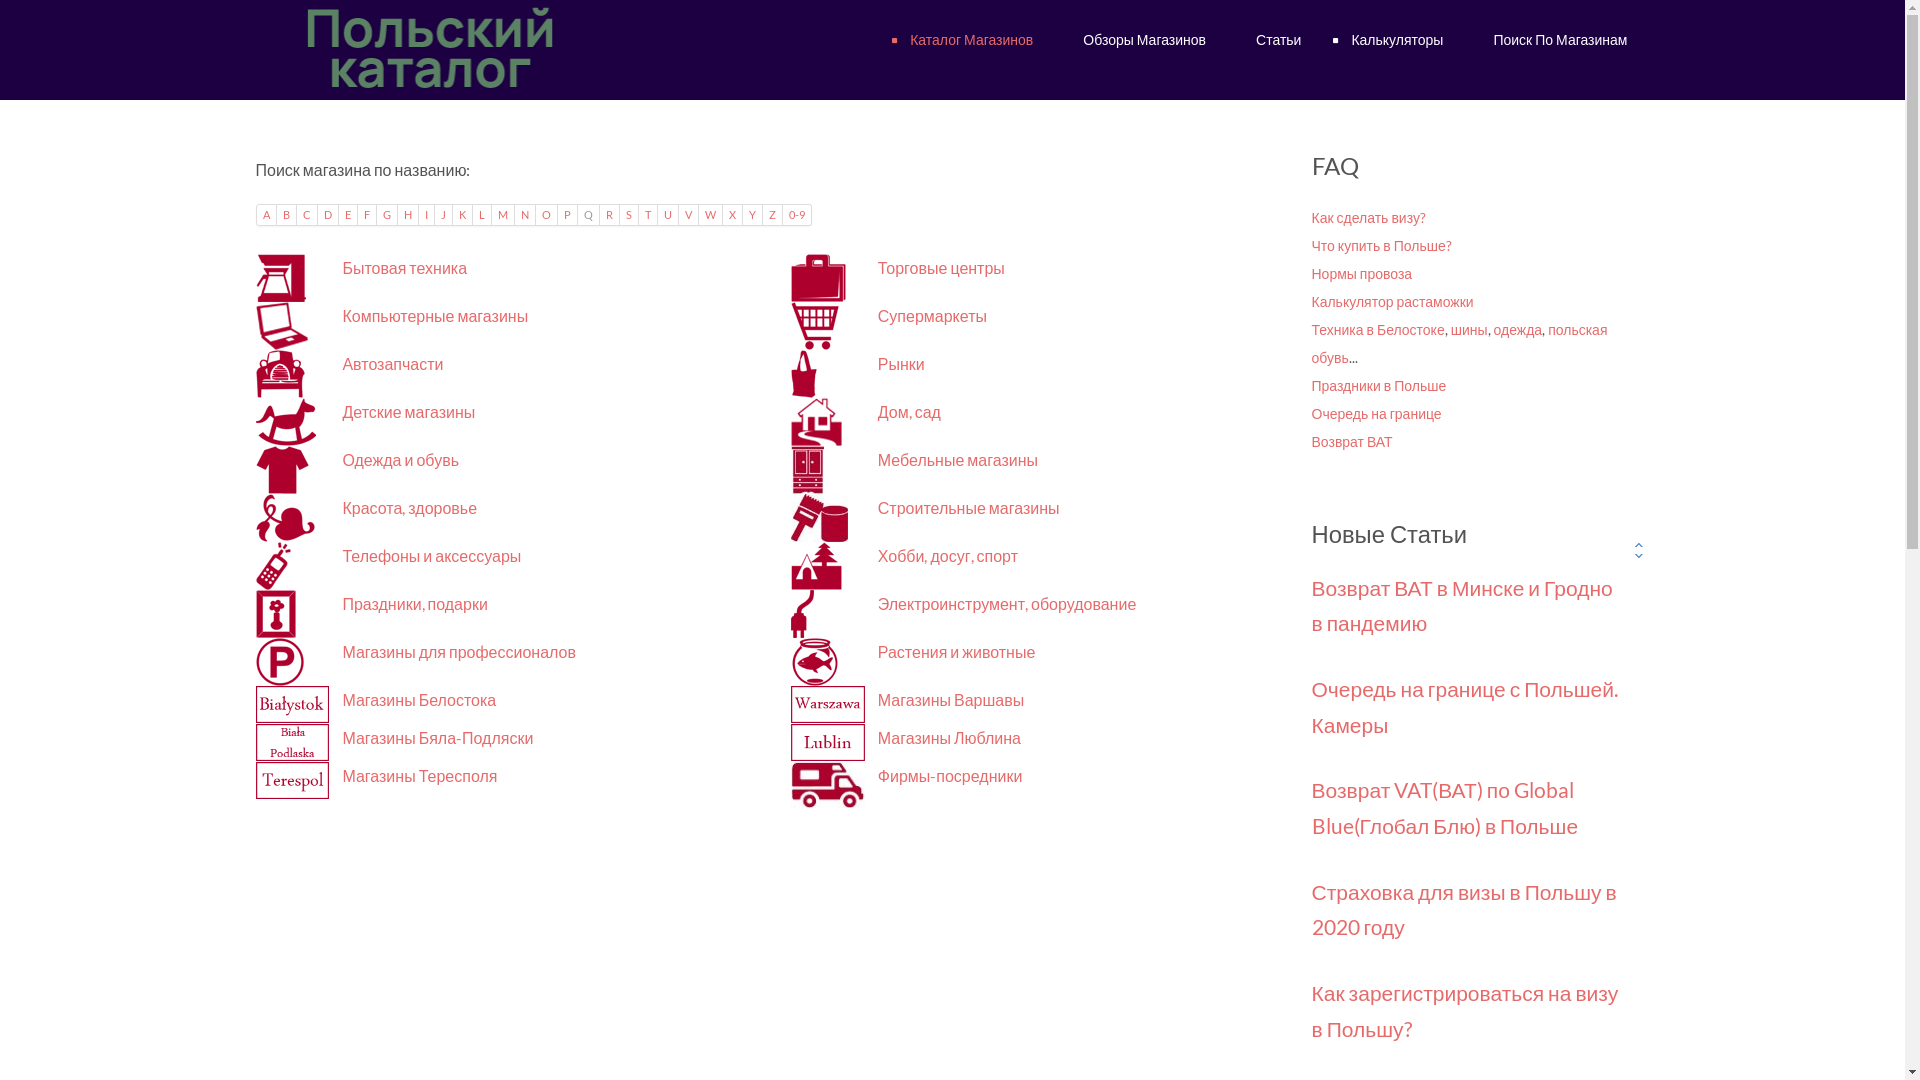 Image resolution: width=1920 pixels, height=1080 pixels. I want to click on 'K', so click(460, 215).